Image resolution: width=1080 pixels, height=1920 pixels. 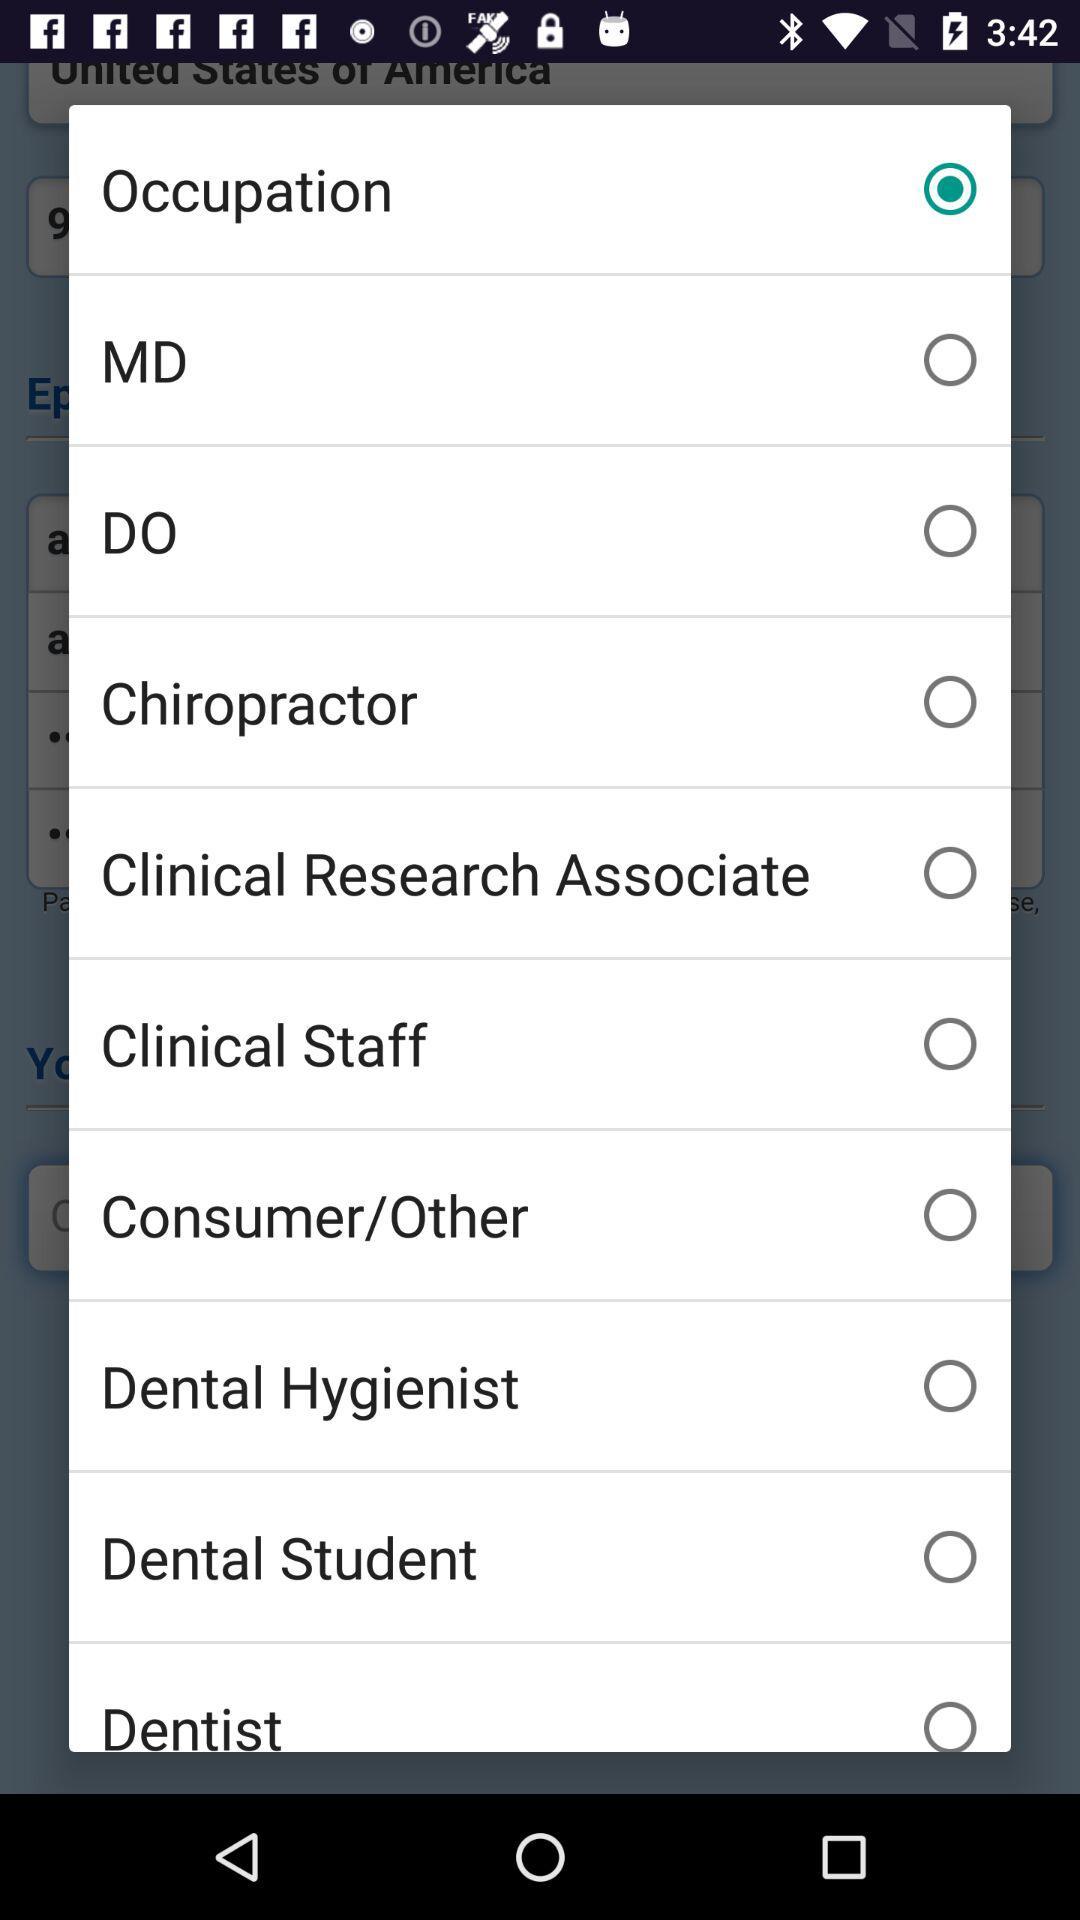 What do you see at coordinates (540, 1042) in the screenshot?
I see `clinical staff` at bounding box center [540, 1042].